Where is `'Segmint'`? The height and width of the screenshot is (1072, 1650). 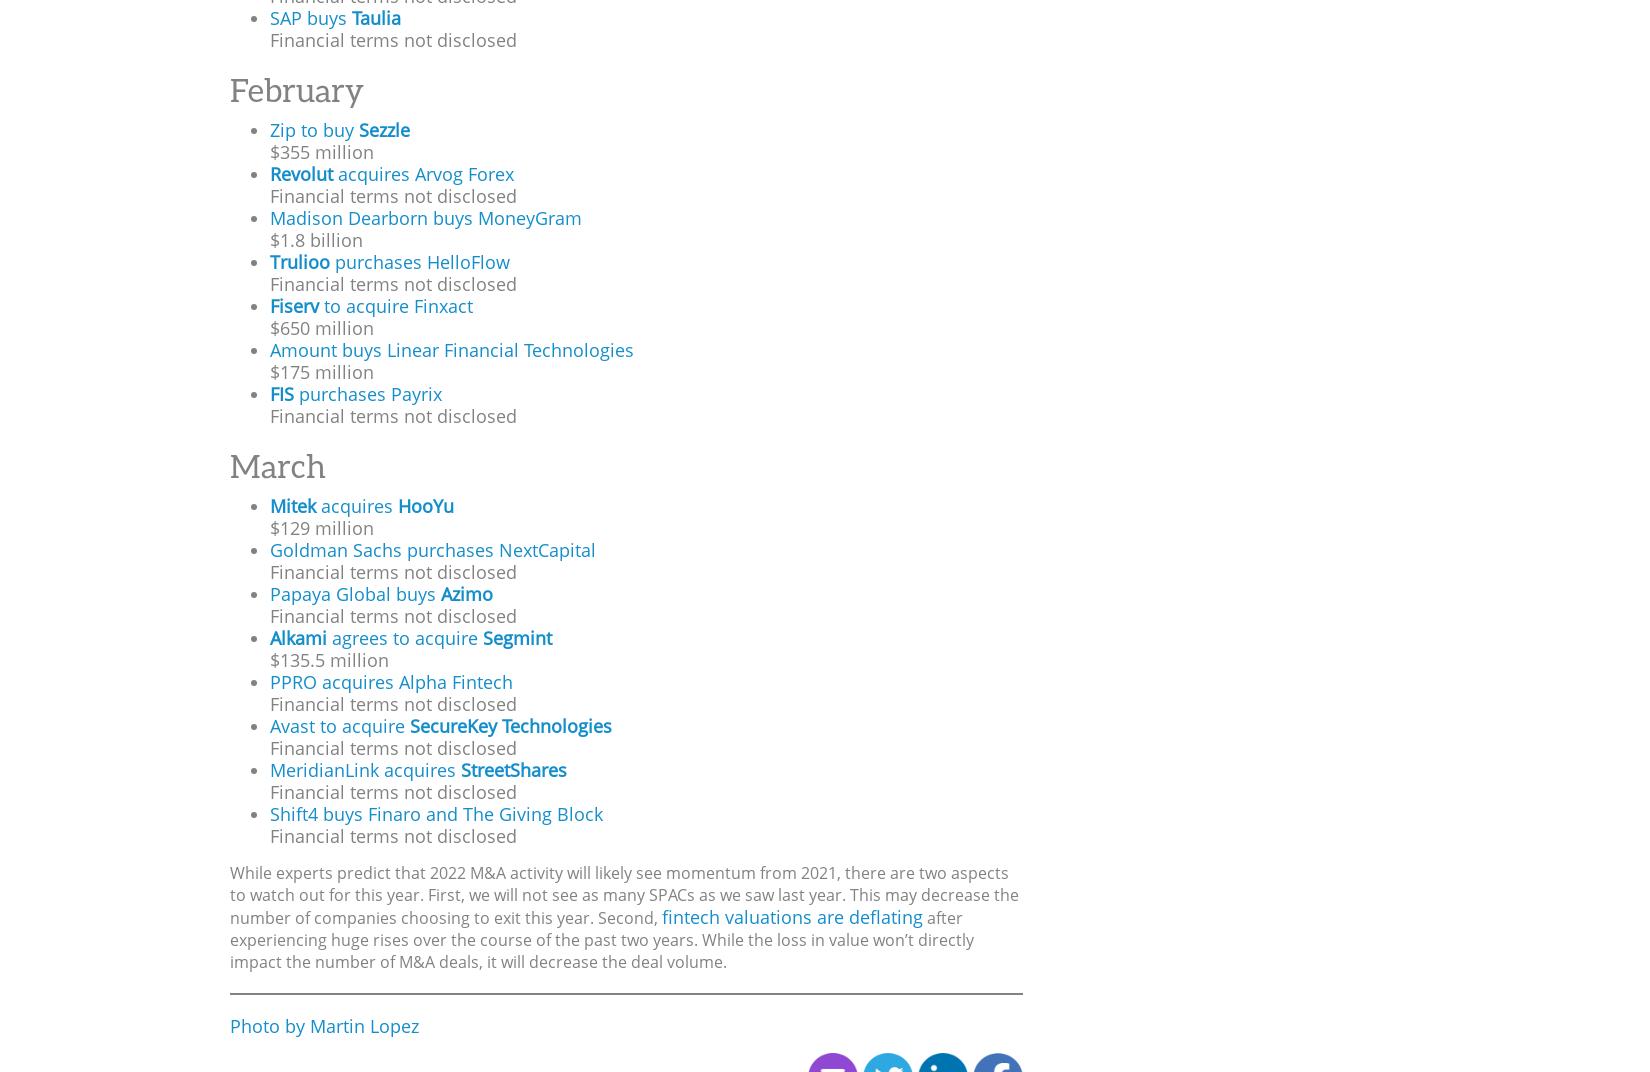
'Segmint' is located at coordinates (516, 637).